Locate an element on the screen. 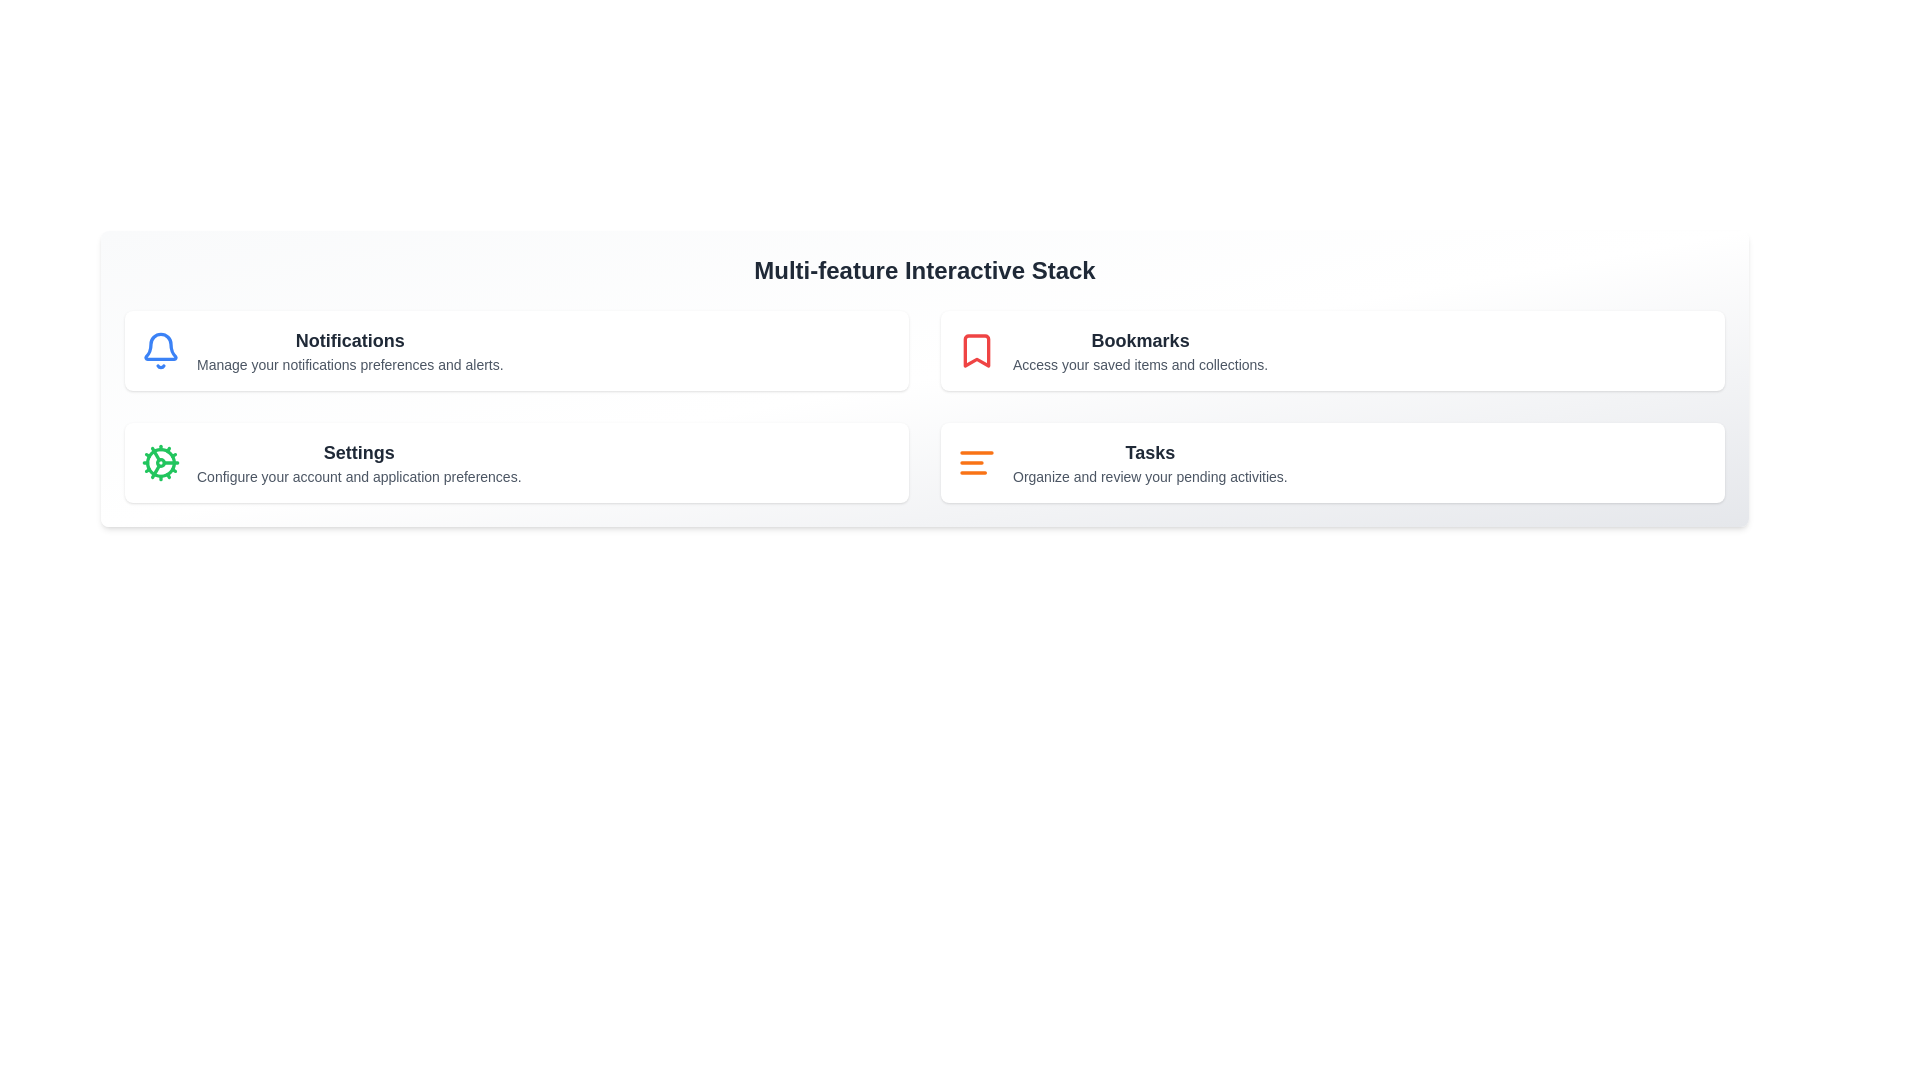  the functionality of the 'Settings' icon, which is represented by a cogwheel icon and descriptive text, located within the 'Settings' panel of the interactive stack interface is located at coordinates (161, 462).